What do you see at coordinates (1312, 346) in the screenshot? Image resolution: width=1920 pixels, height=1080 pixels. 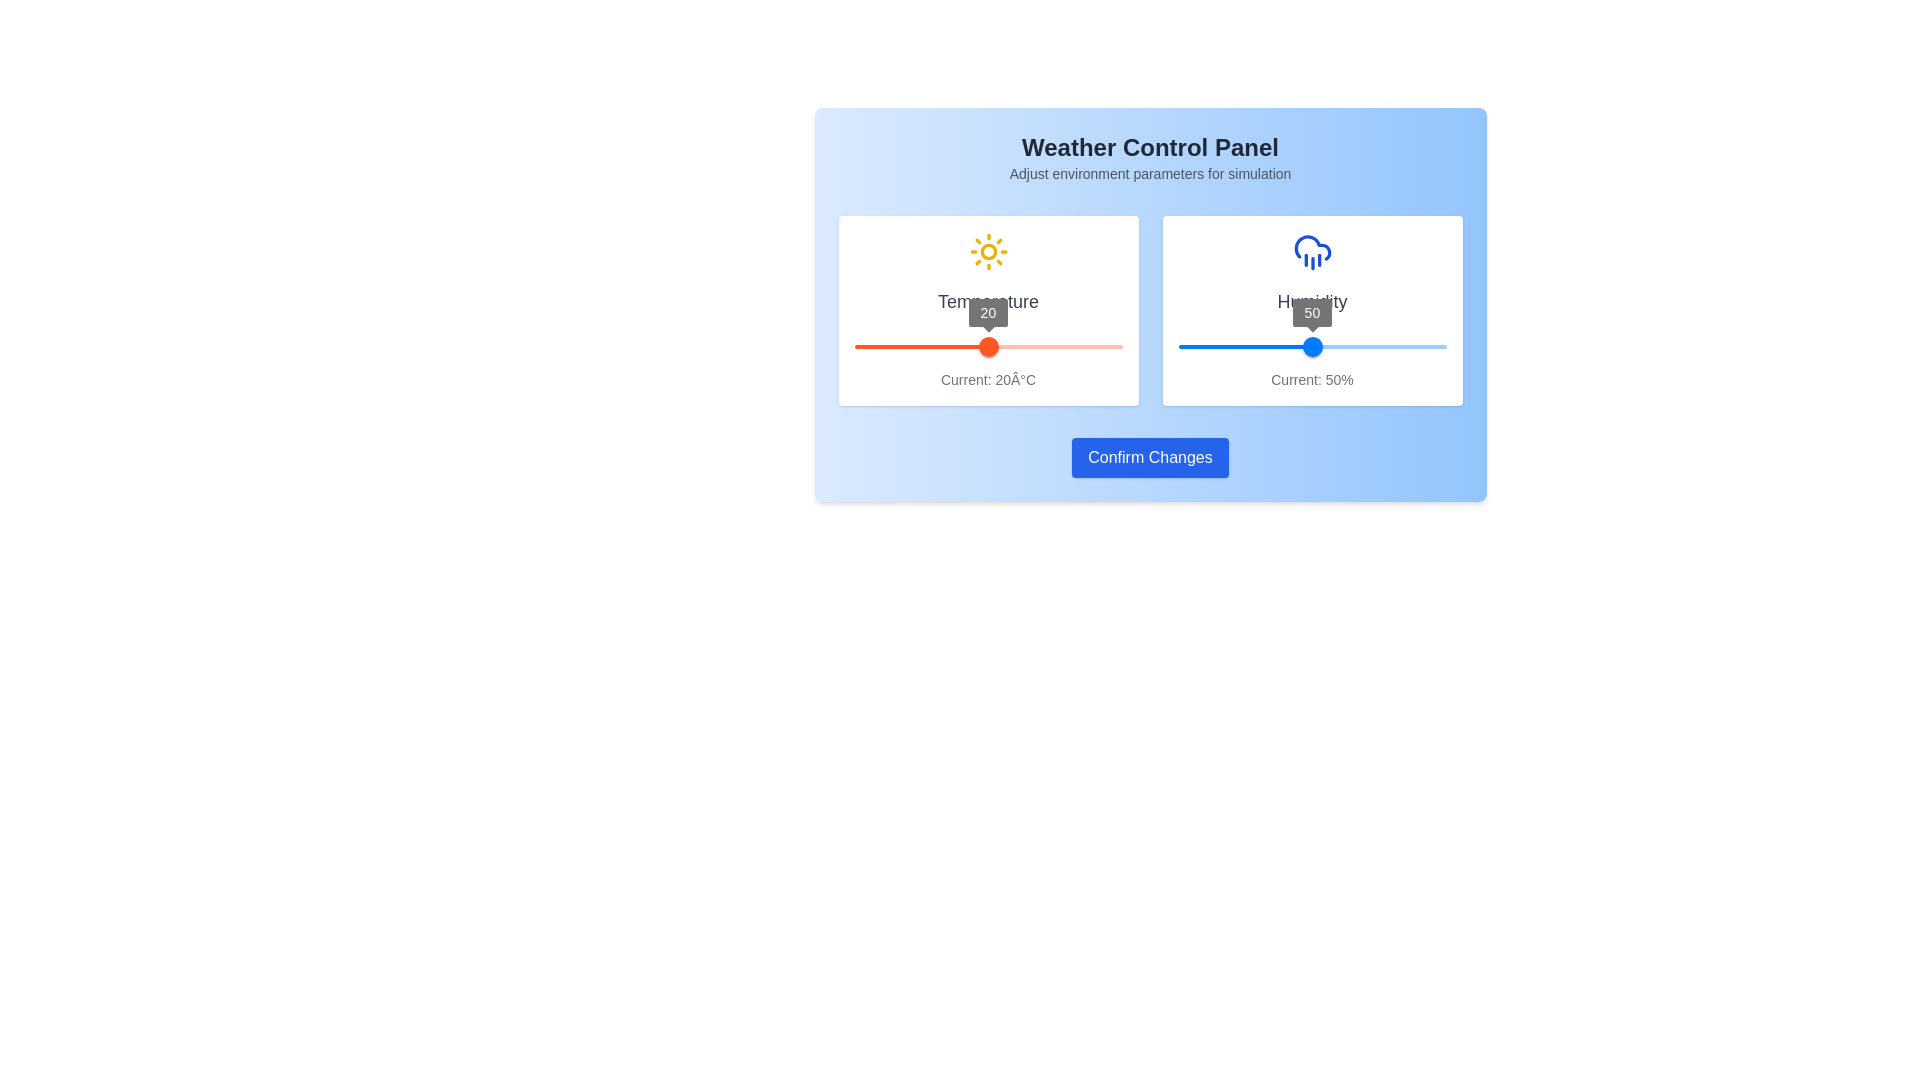 I see `humidity` at bounding box center [1312, 346].